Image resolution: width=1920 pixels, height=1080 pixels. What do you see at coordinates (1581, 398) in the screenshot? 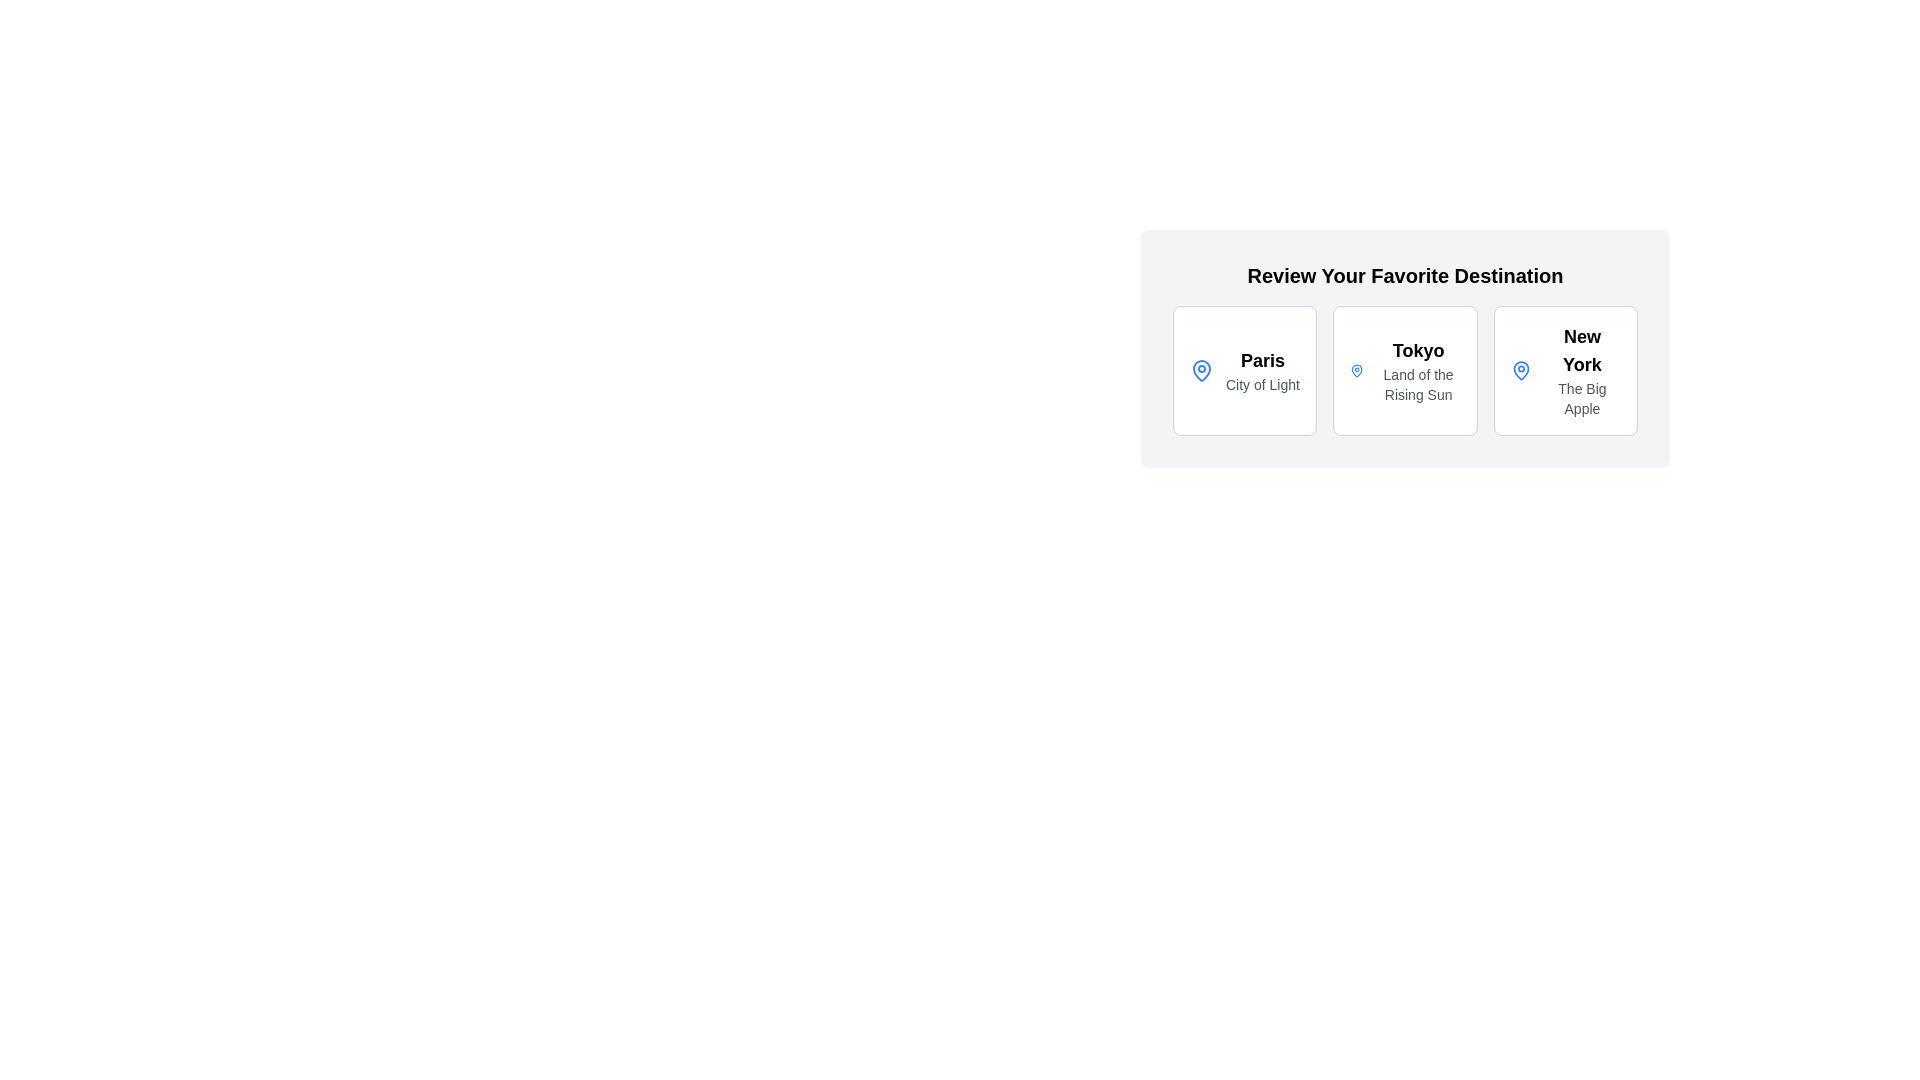
I see `text content of the label displaying 'The Big Apple', which is a smaller, gray-colored font positioned underneath 'New York' in the rightmost card` at bounding box center [1581, 398].